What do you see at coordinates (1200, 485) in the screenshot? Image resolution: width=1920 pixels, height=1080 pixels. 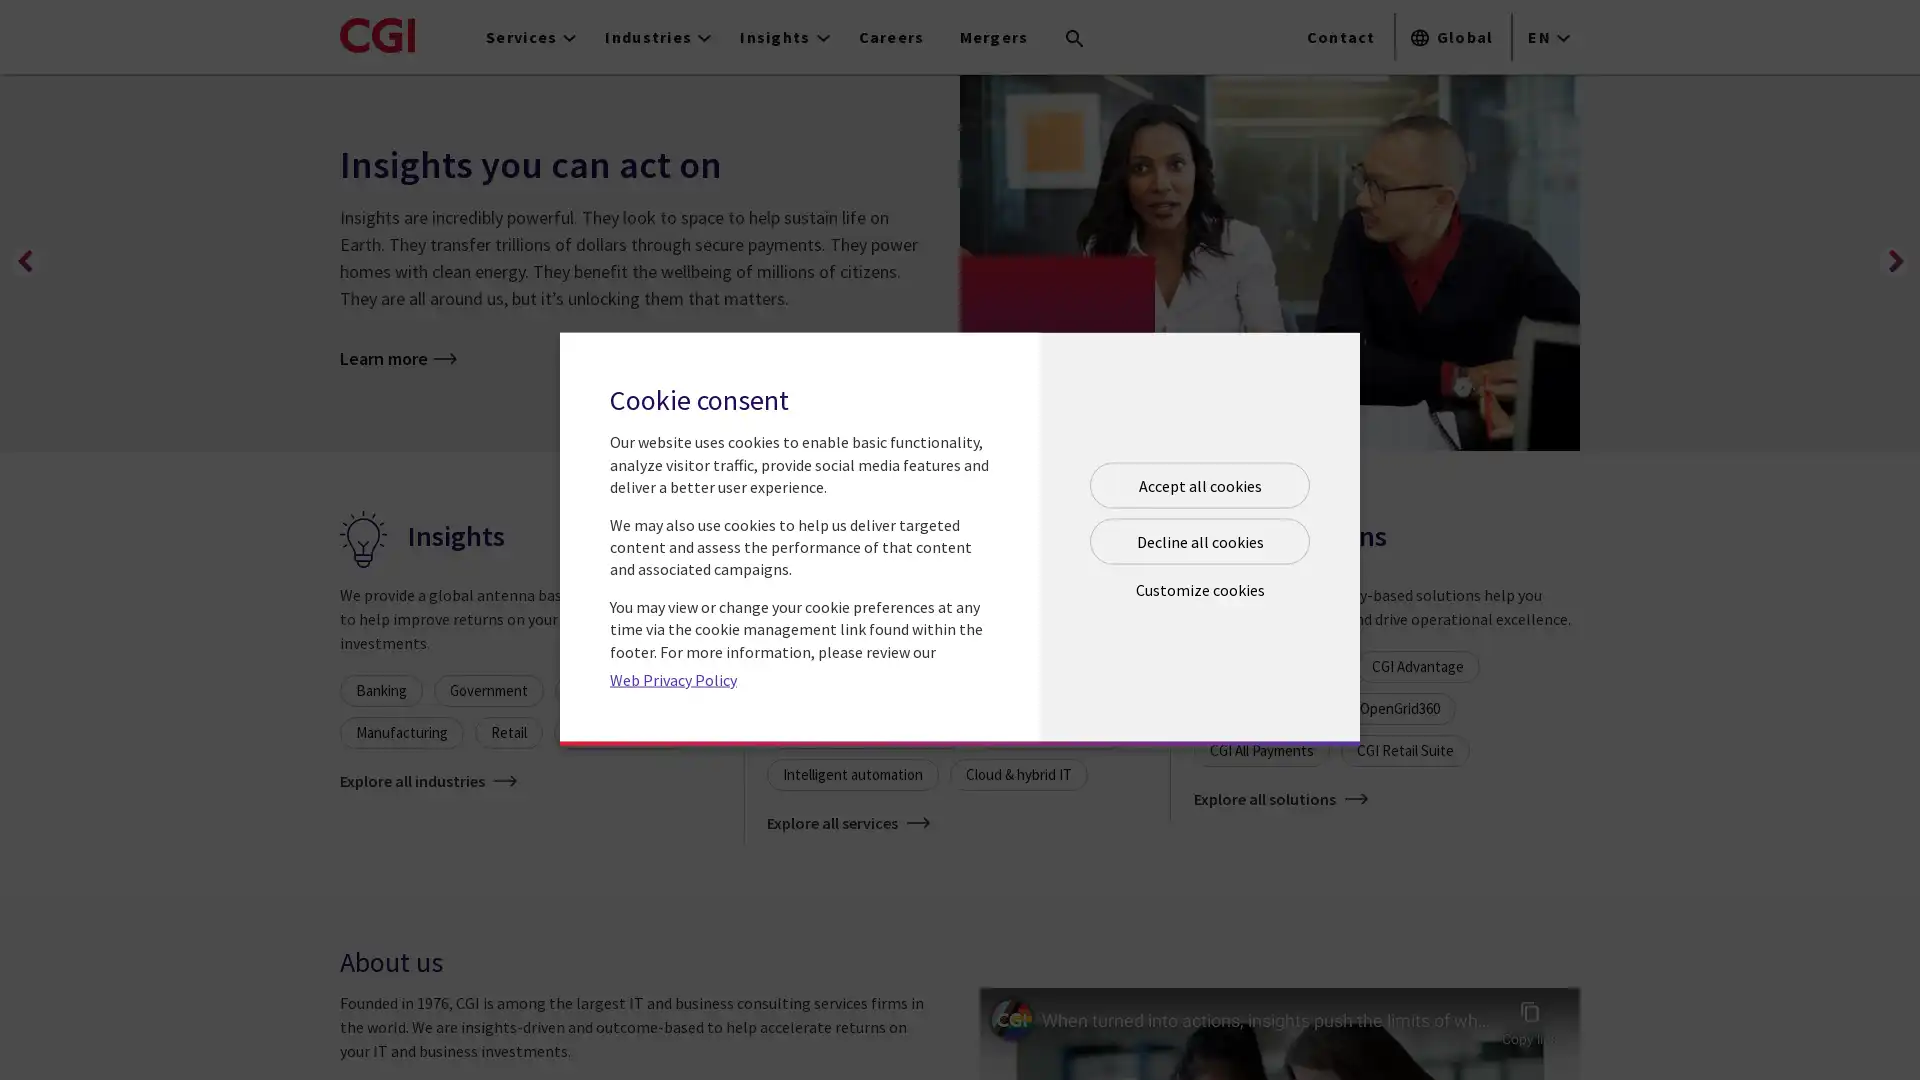 I see `Accept all cookies` at bounding box center [1200, 485].